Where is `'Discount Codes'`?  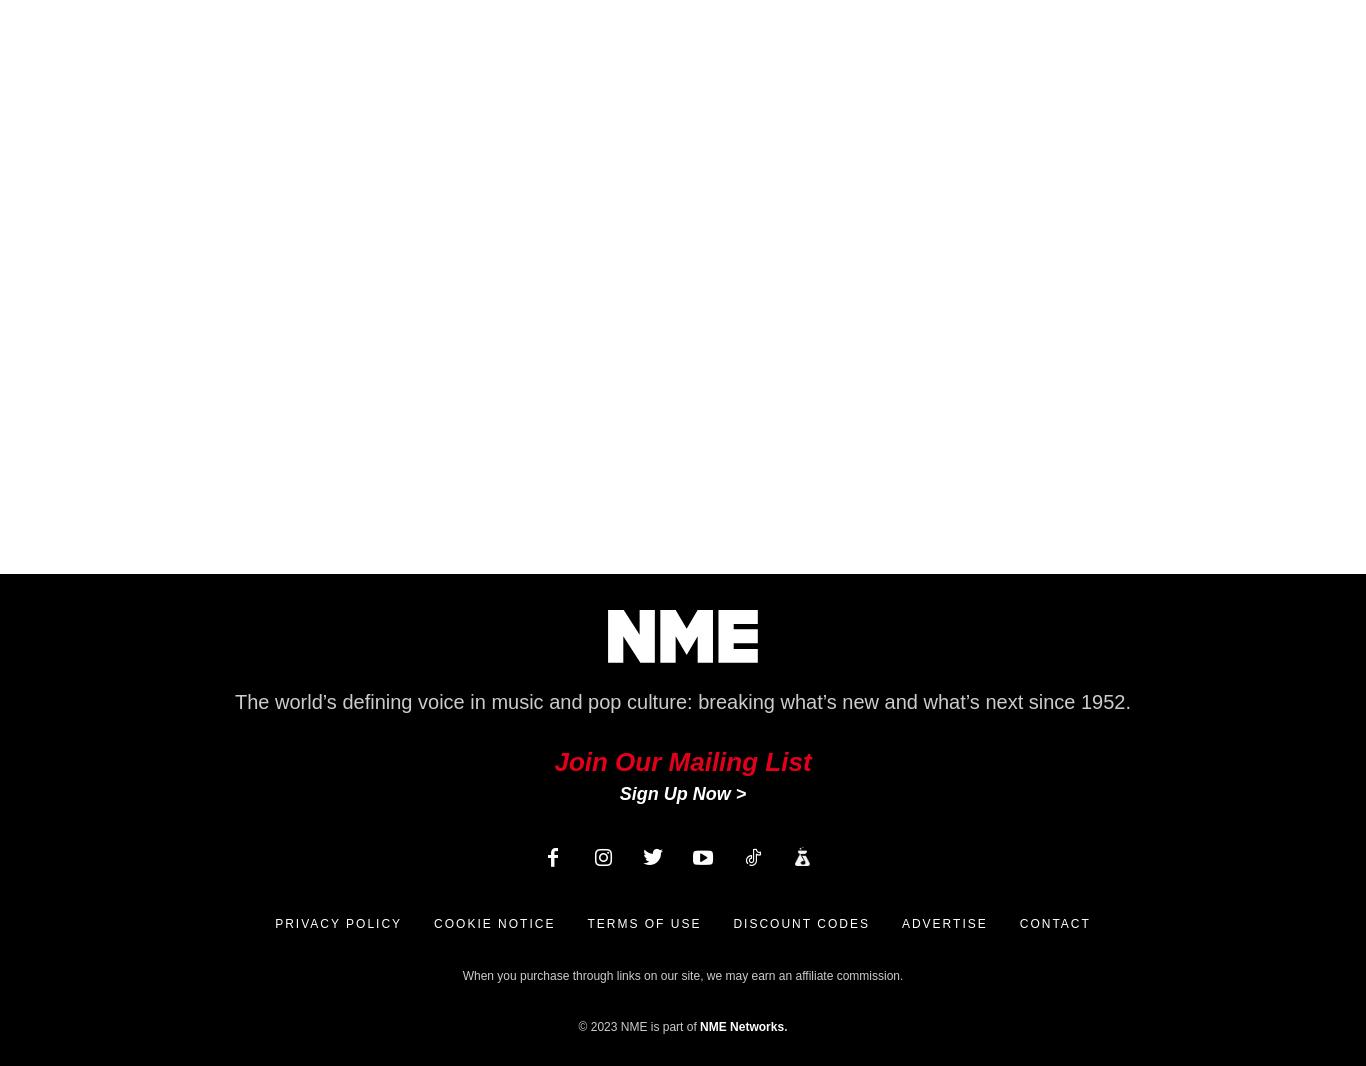 'Discount Codes' is located at coordinates (800, 924).